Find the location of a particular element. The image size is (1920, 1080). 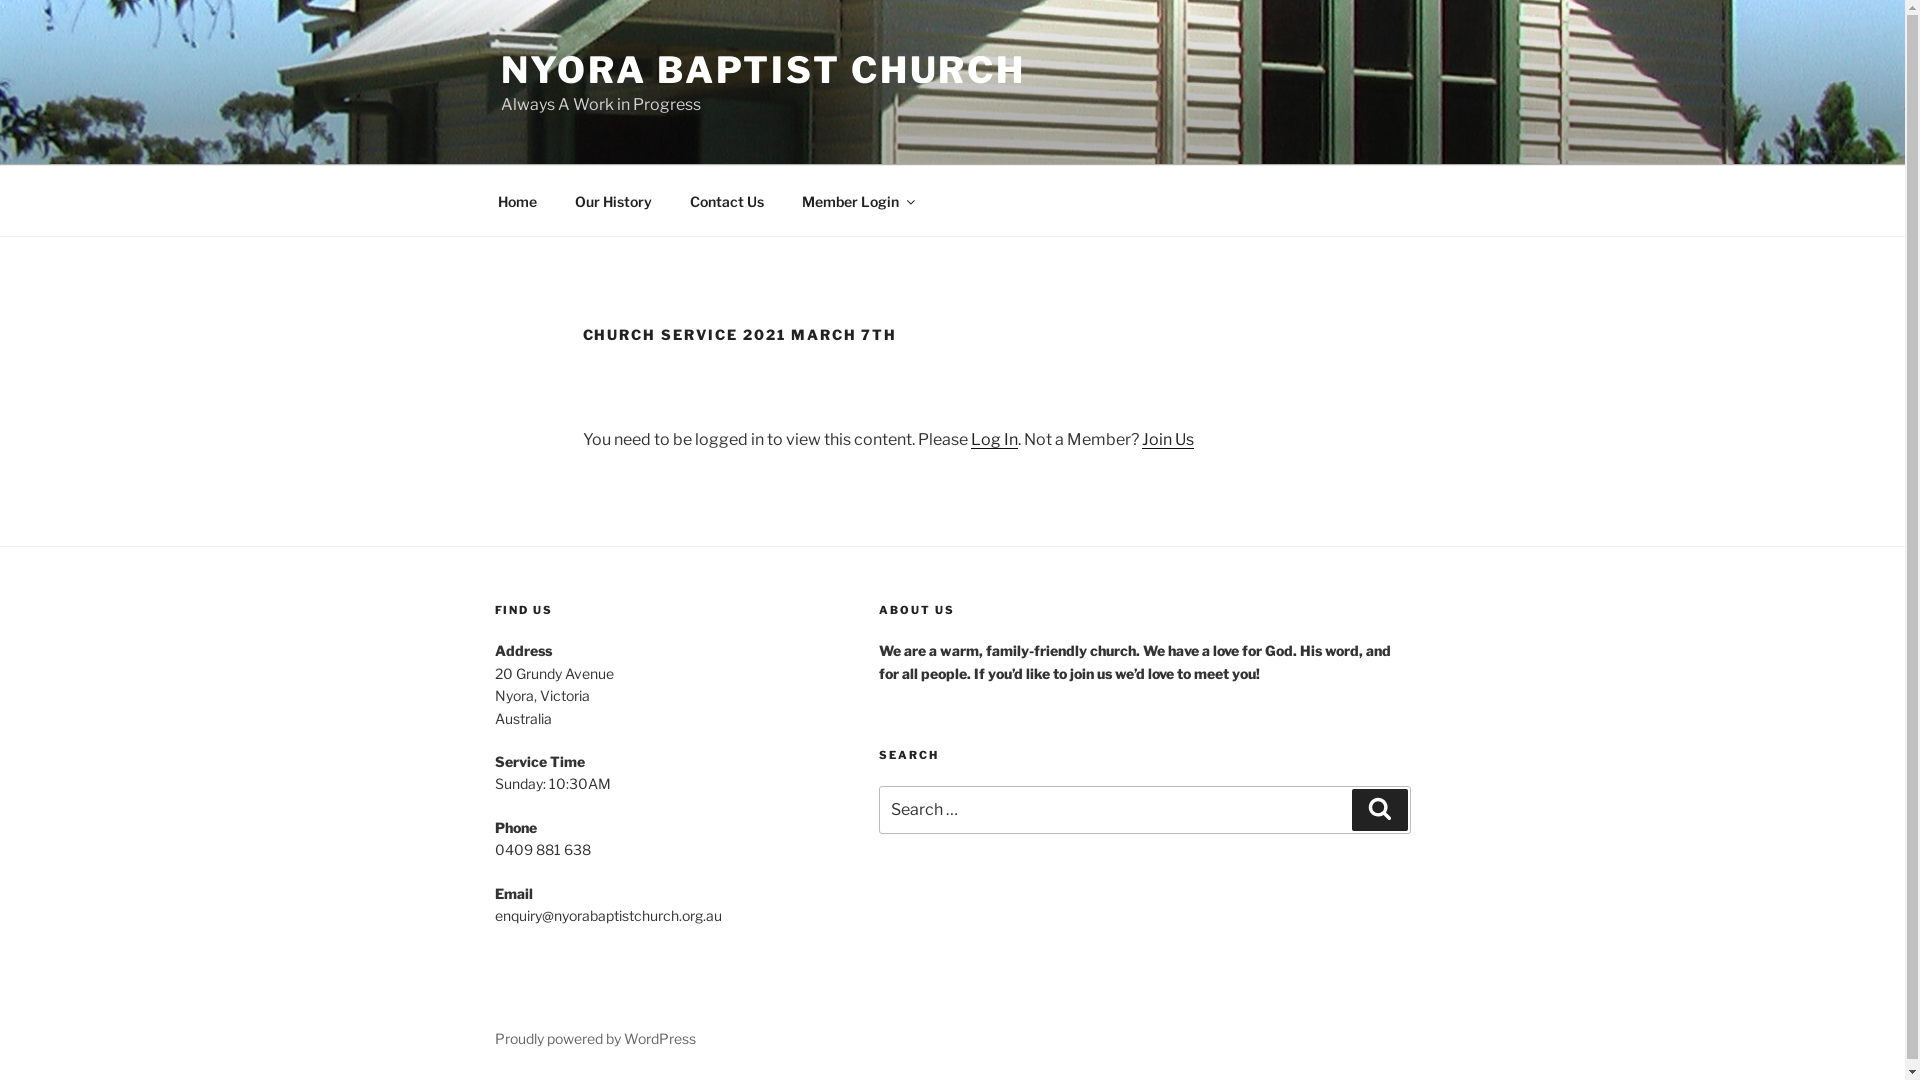

'Proudly powered by WordPress' is located at coordinates (593, 1037).